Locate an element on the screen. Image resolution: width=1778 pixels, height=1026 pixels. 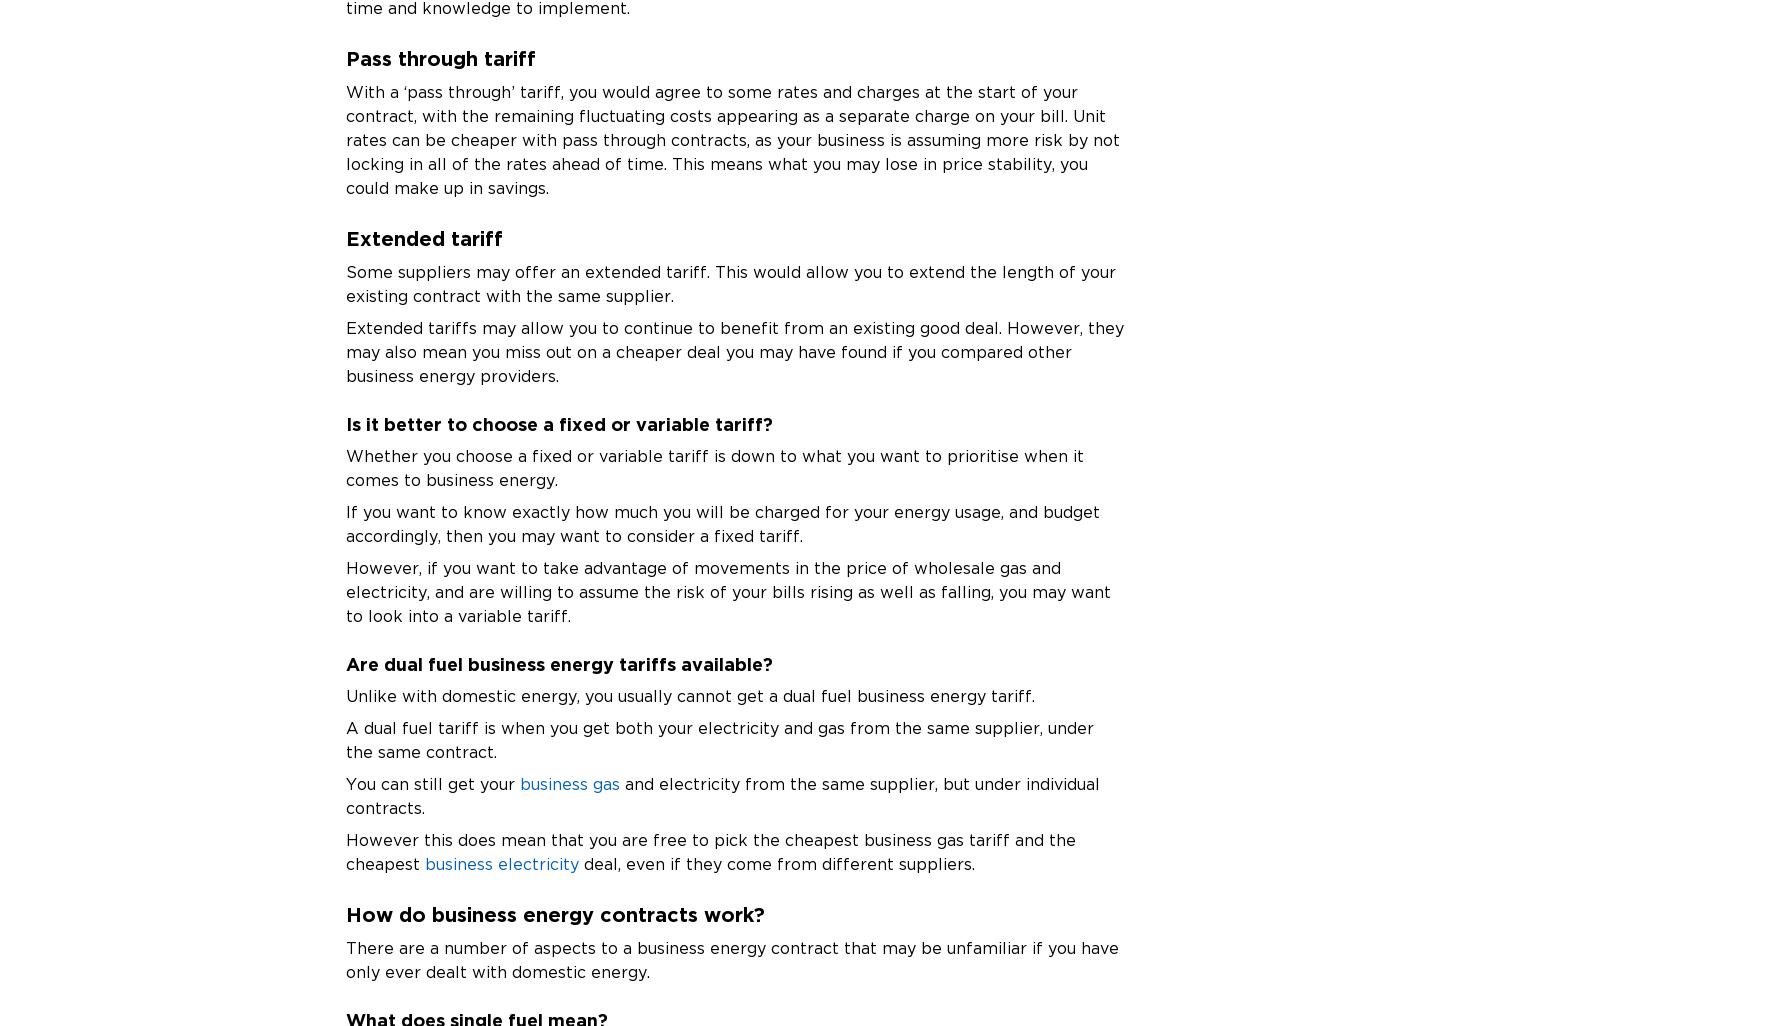
'Are dual fuel business energy tariffs available?' is located at coordinates (559, 663).